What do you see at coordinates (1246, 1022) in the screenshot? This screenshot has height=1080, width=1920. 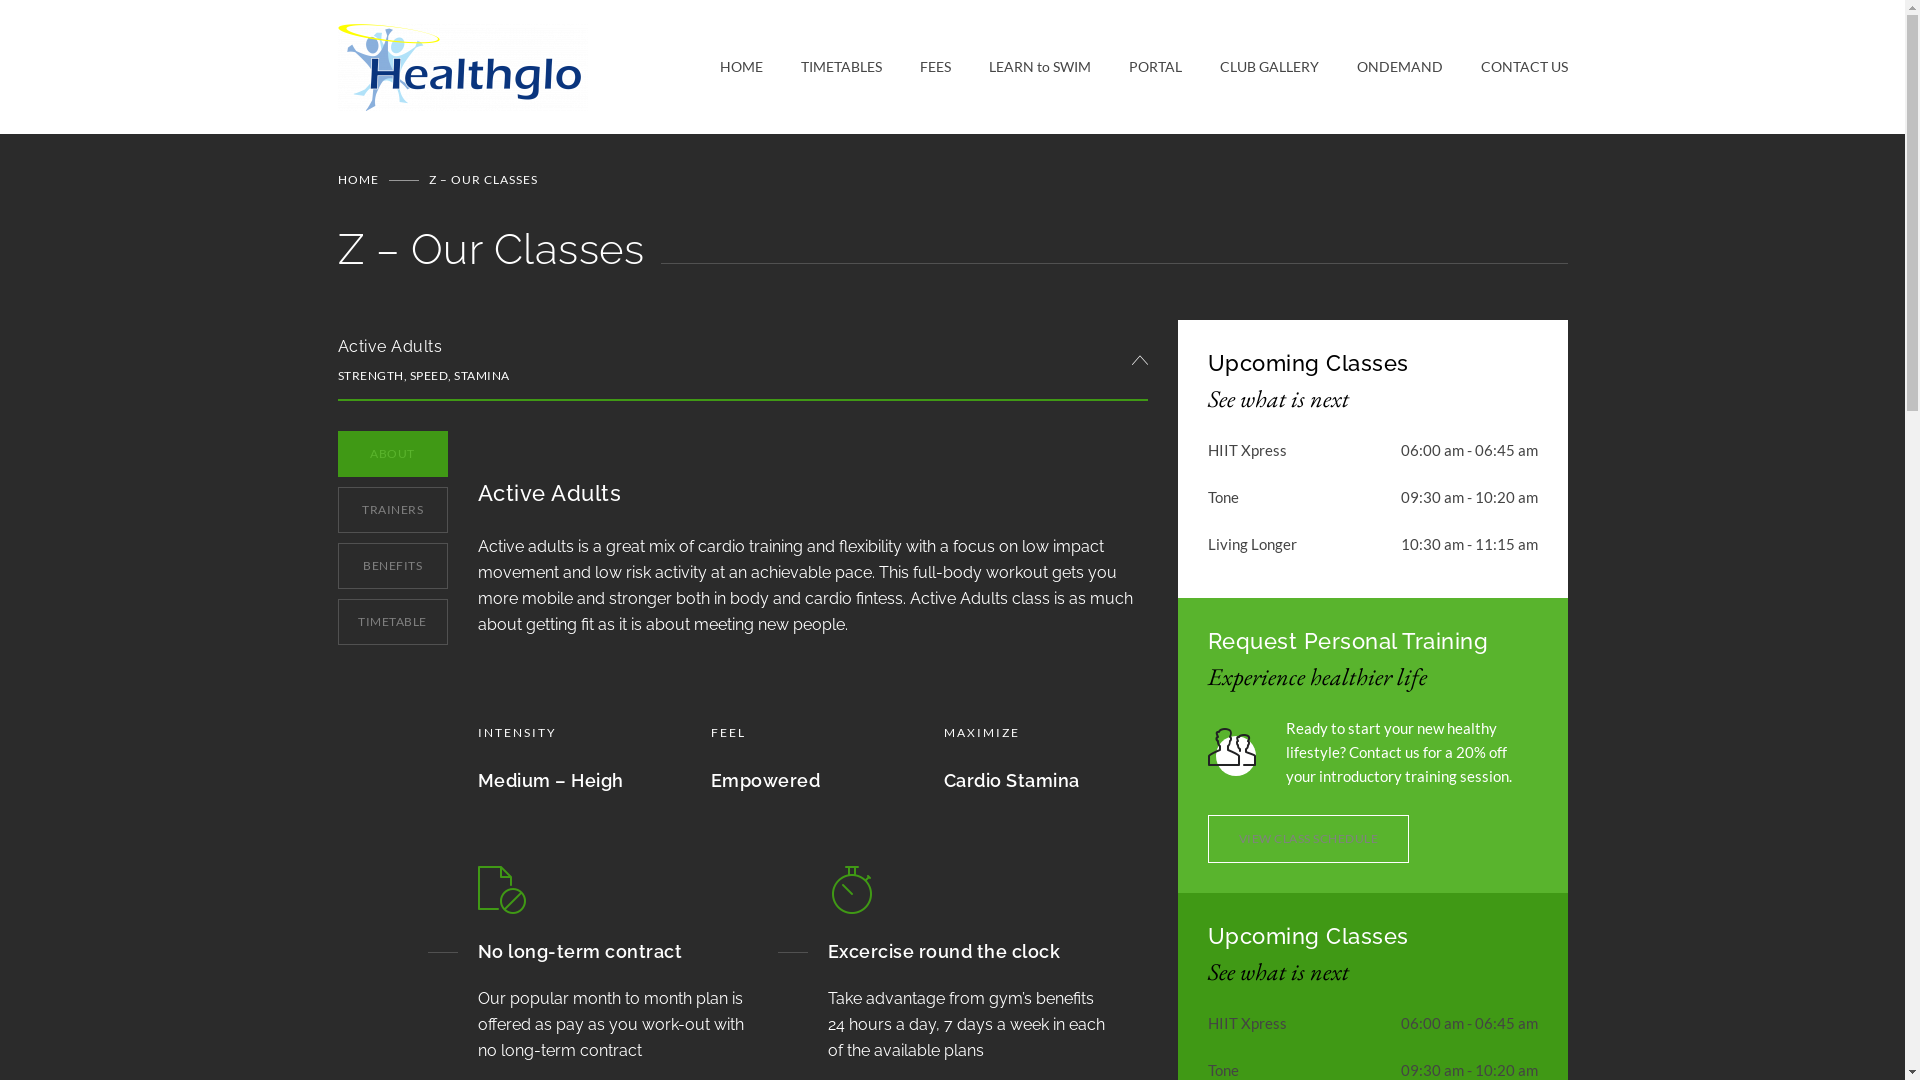 I see `'HIIT Xpress'` at bounding box center [1246, 1022].